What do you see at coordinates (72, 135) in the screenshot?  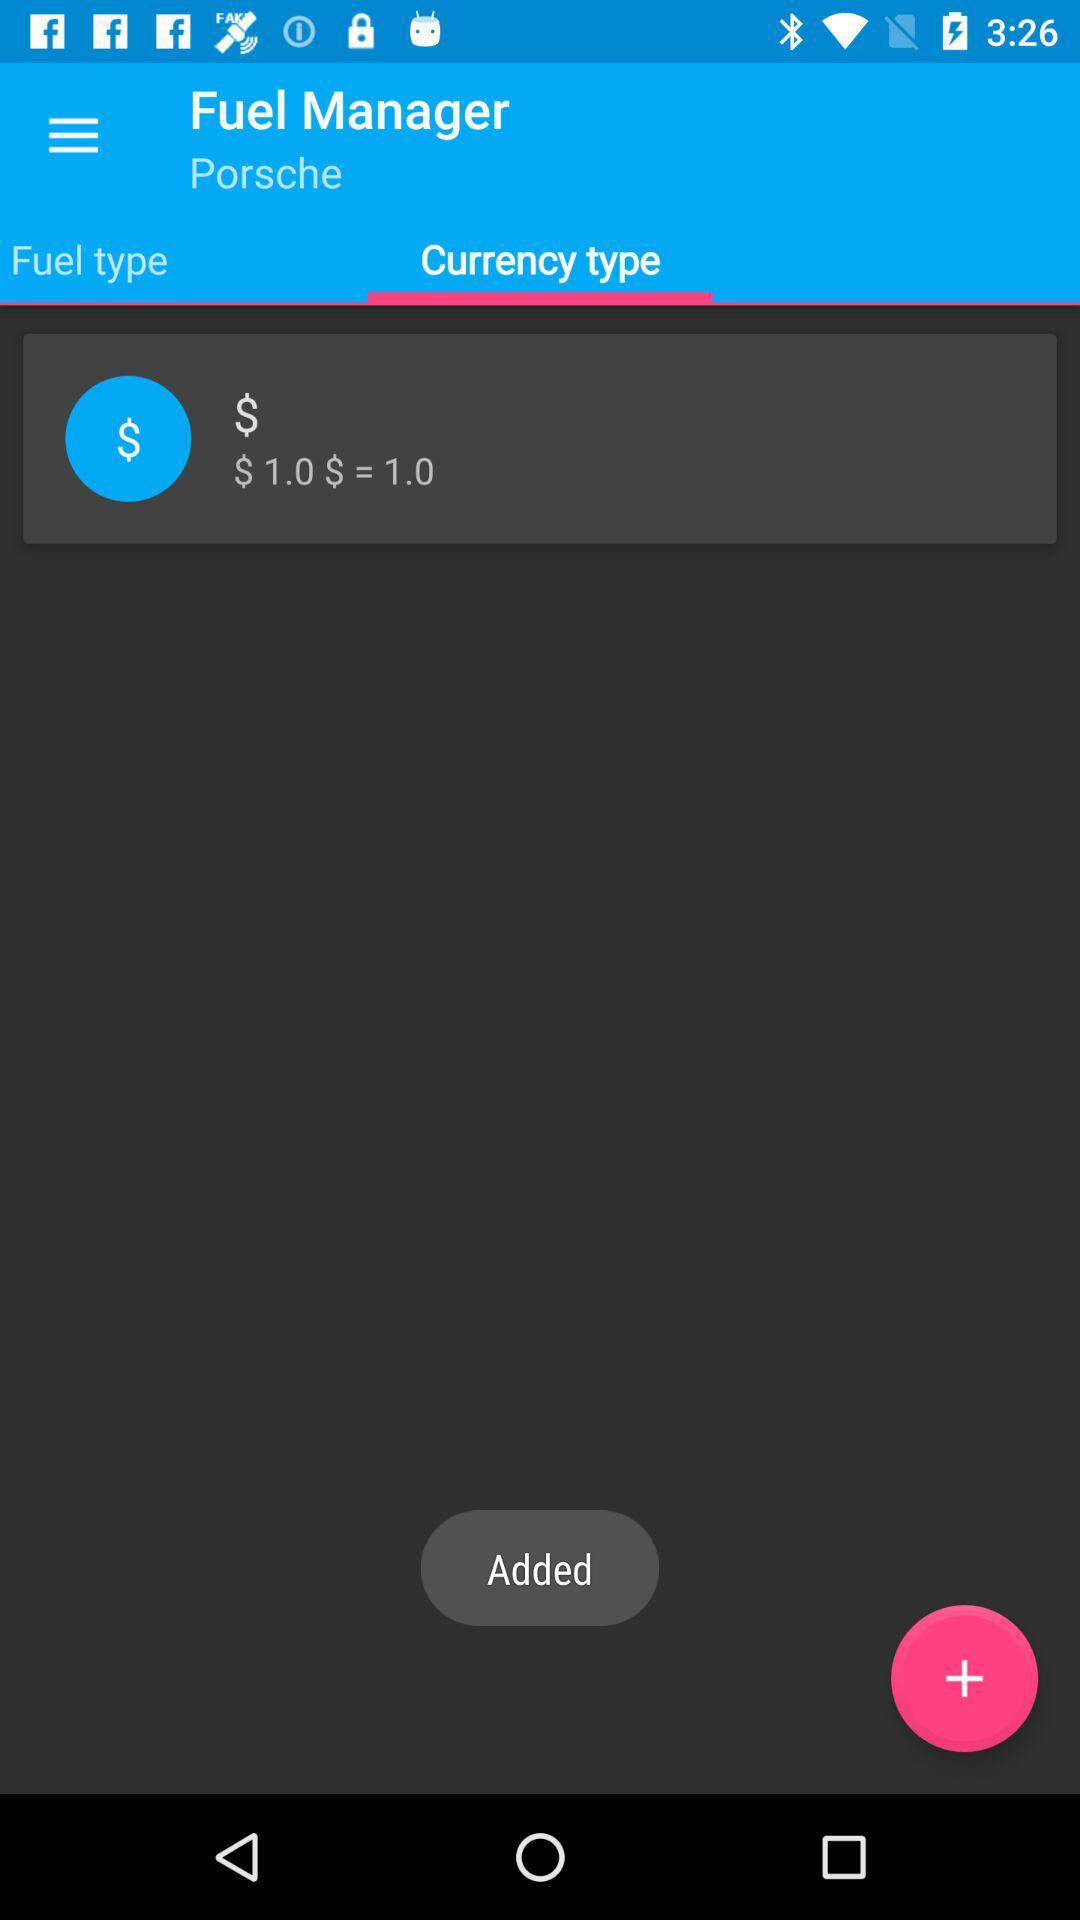 I see `the app to the left of the fuel manager` at bounding box center [72, 135].